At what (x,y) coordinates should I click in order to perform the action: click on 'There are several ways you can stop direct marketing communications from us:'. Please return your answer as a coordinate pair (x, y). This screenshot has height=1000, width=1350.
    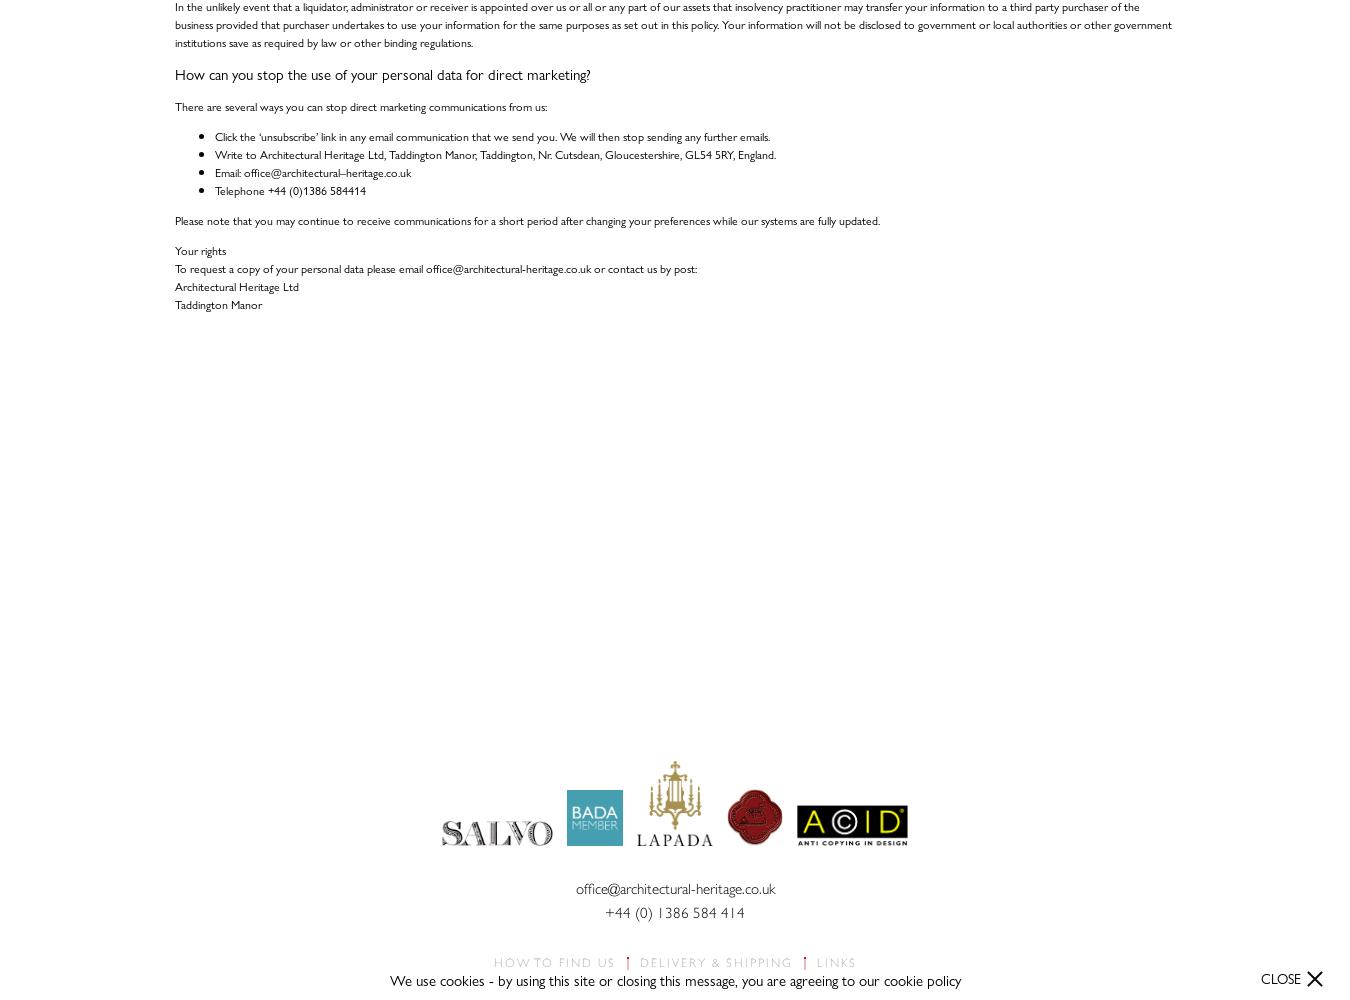
    Looking at the image, I should click on (360, 104).